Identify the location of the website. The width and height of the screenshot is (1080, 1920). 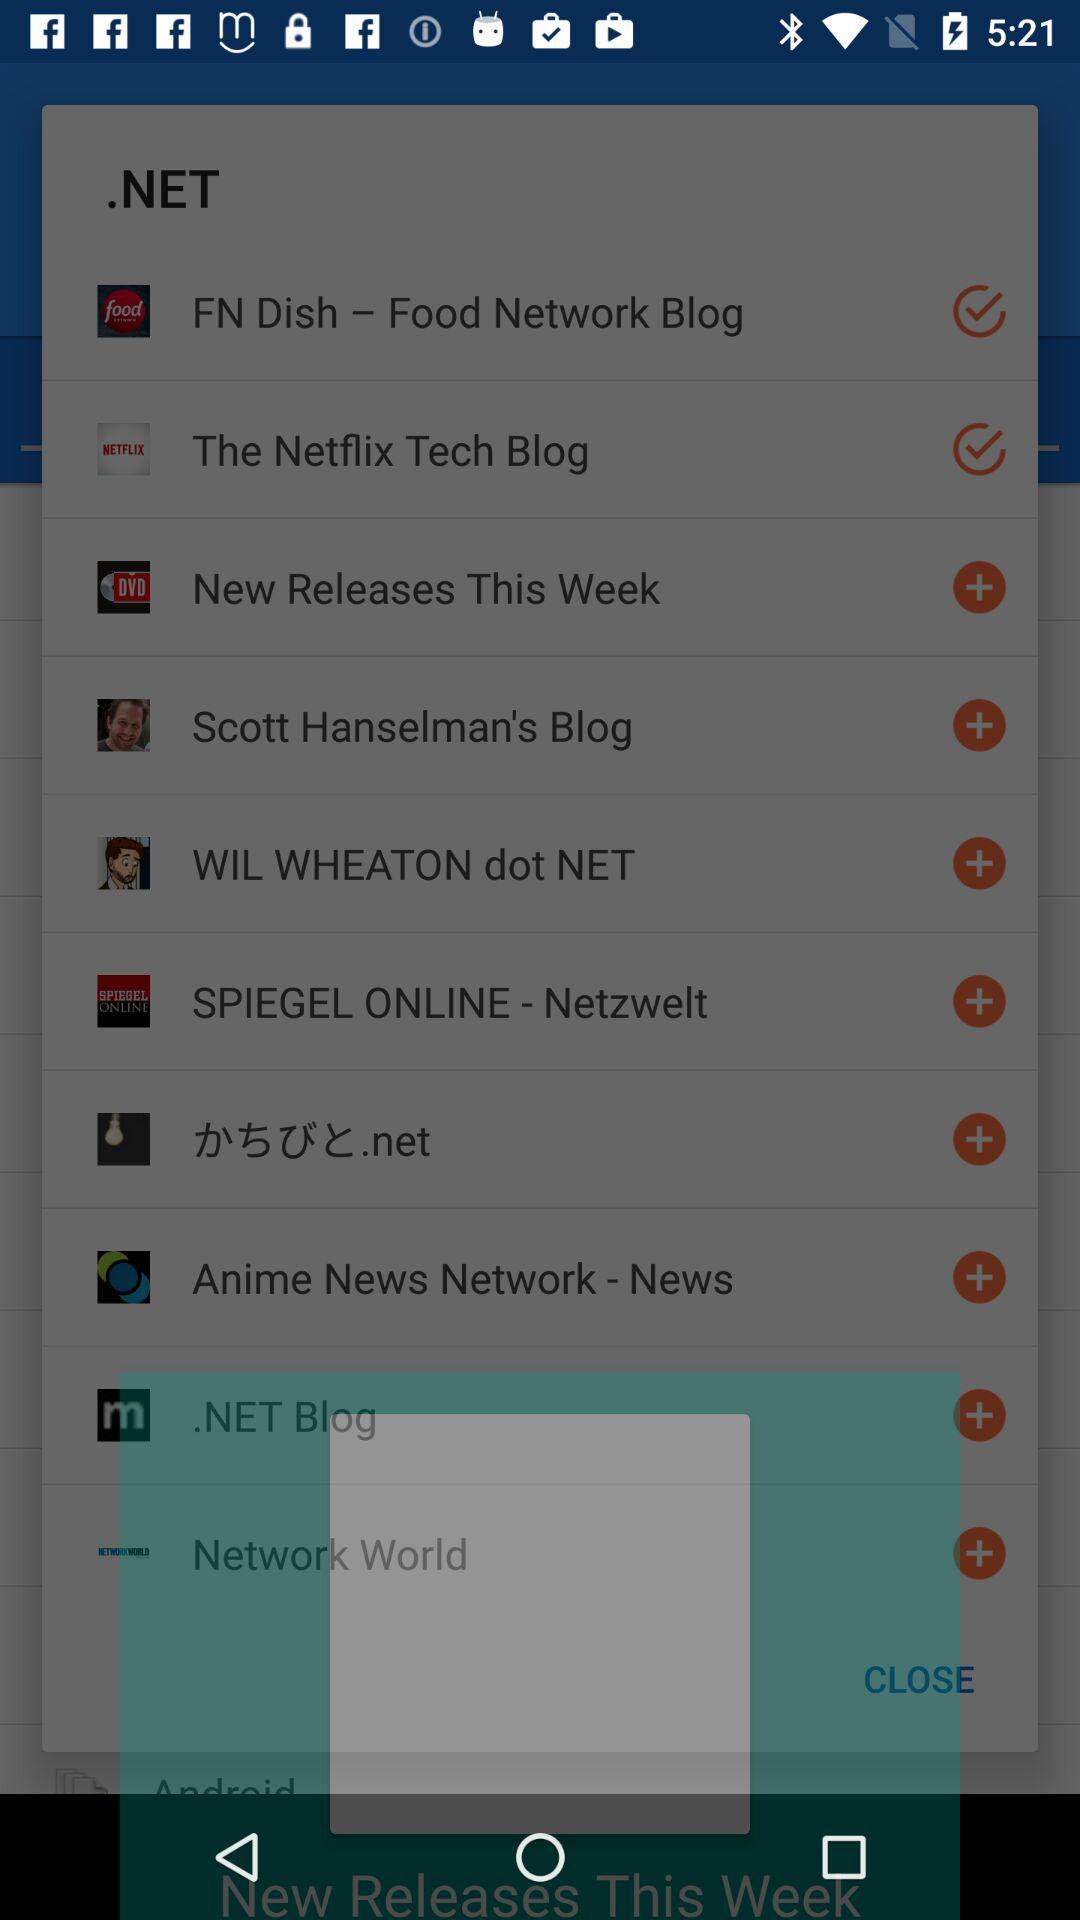
(978, 1276).